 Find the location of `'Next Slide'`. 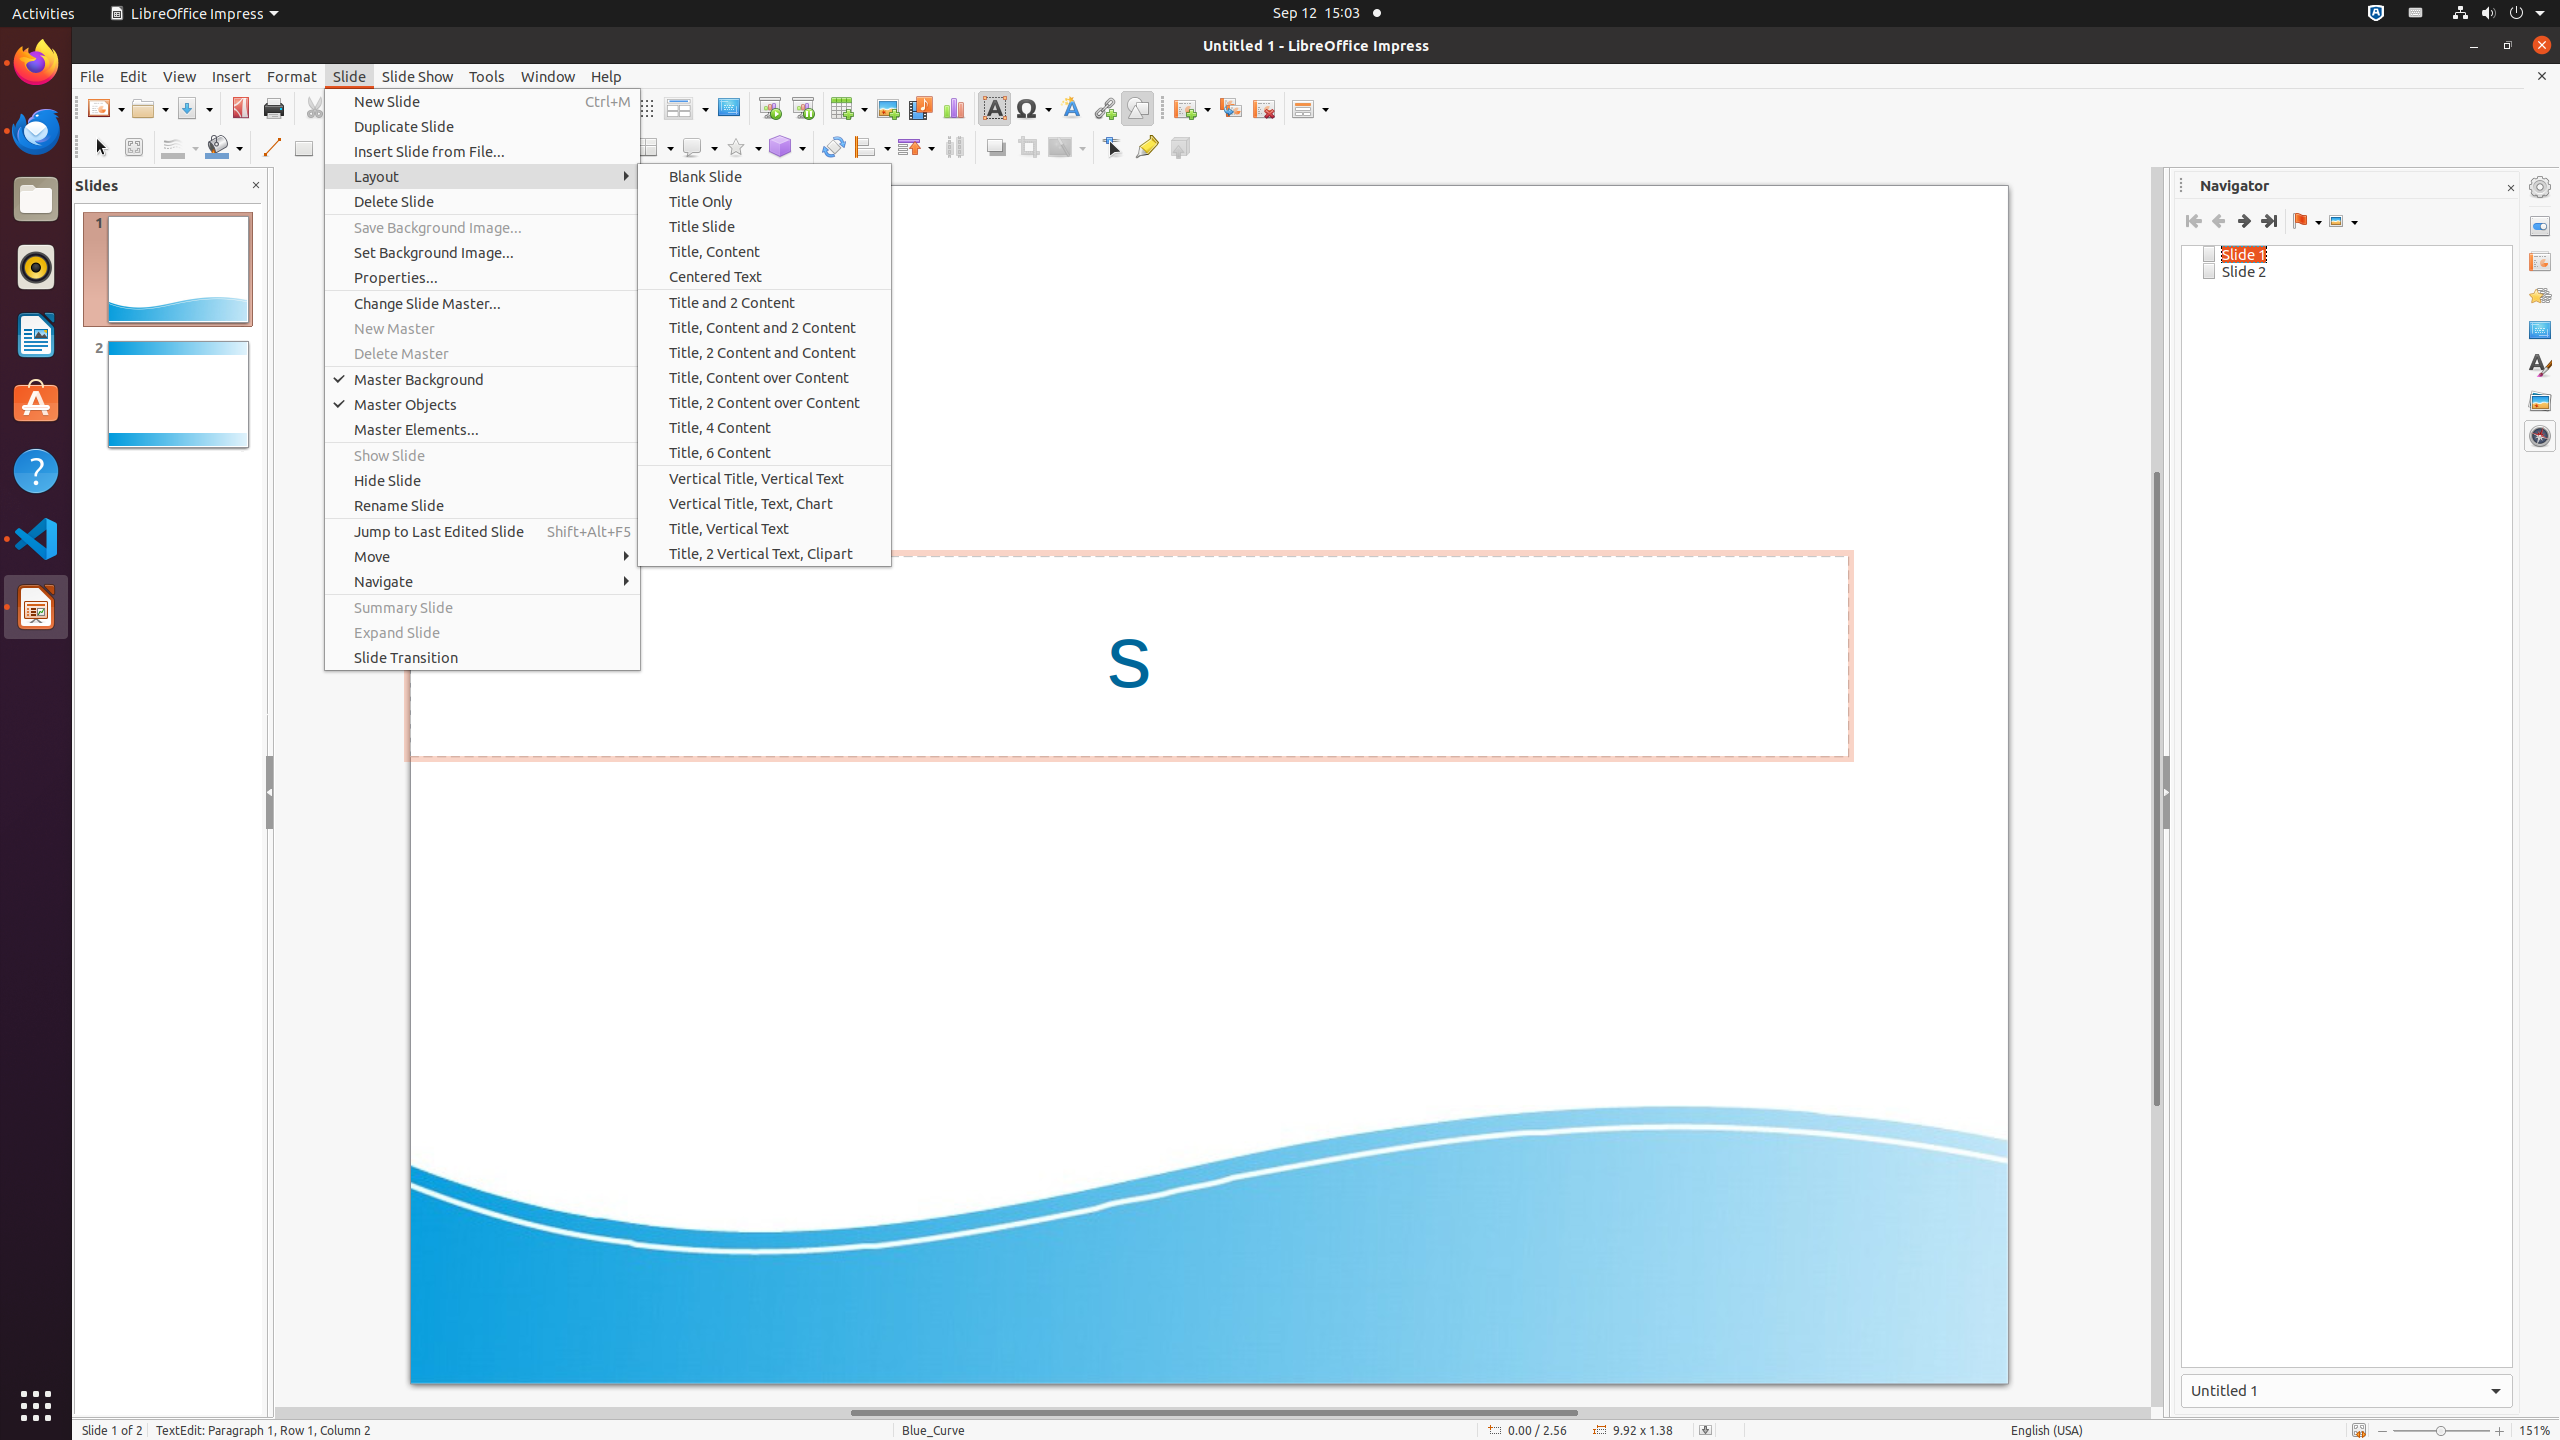

'Next Slide' is located at coordinates (2242, 221).